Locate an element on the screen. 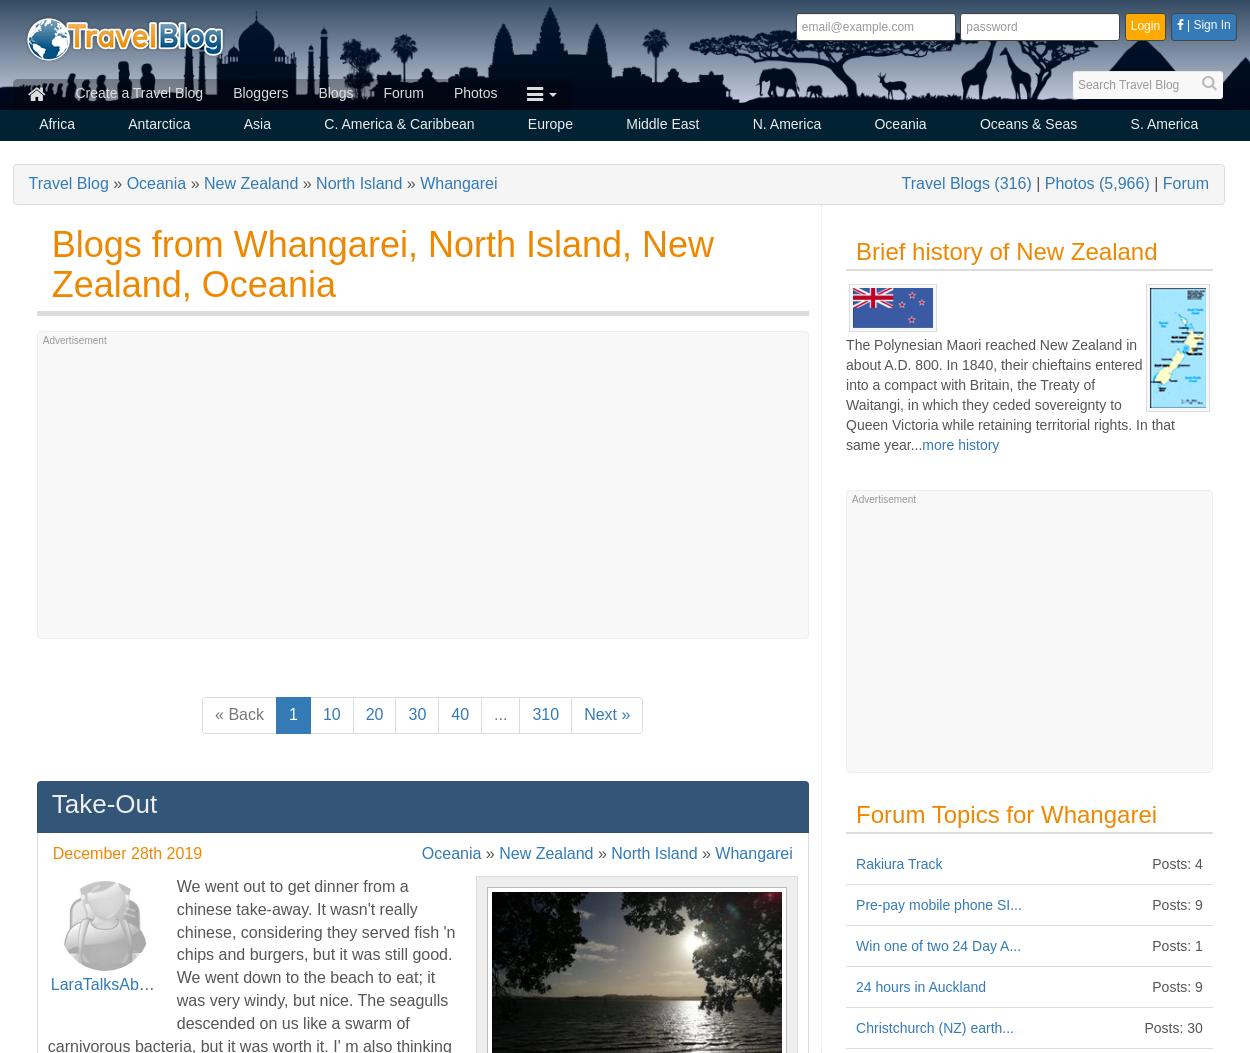  'Oceans & Seas' is located at coordinates (1028, 124).